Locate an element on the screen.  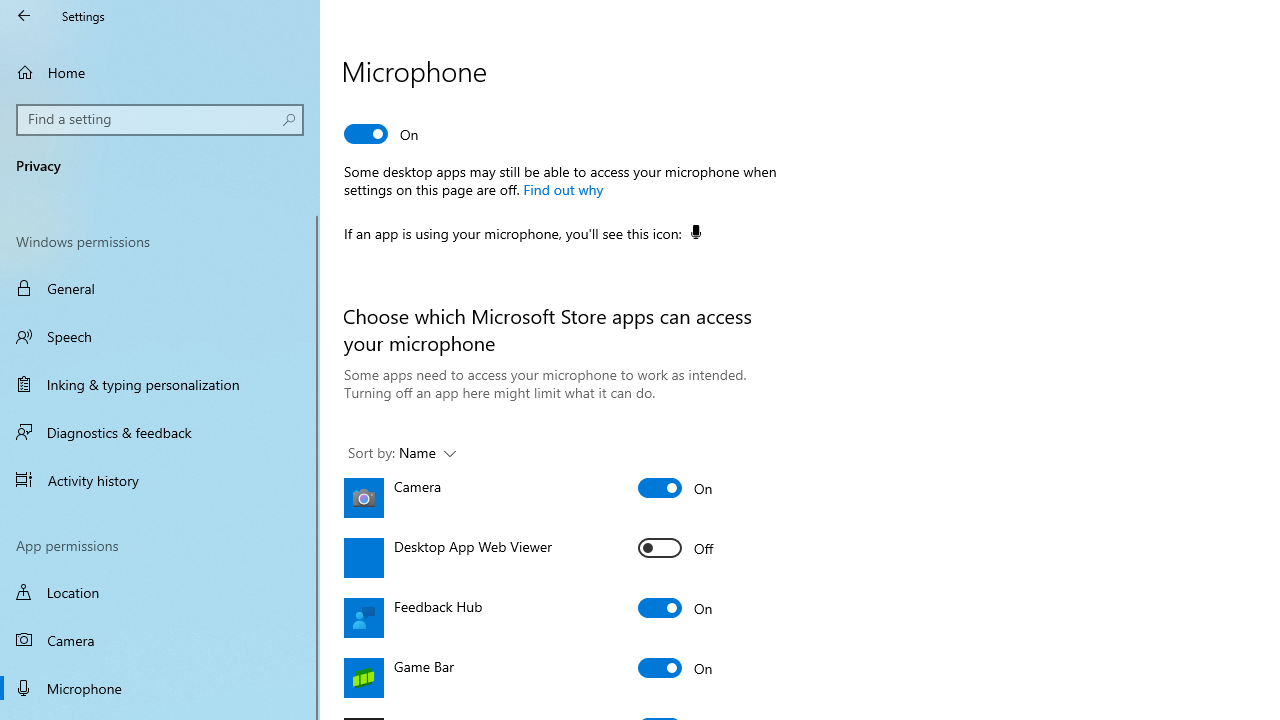
'Activity history' is located at coordinates (160, 479).